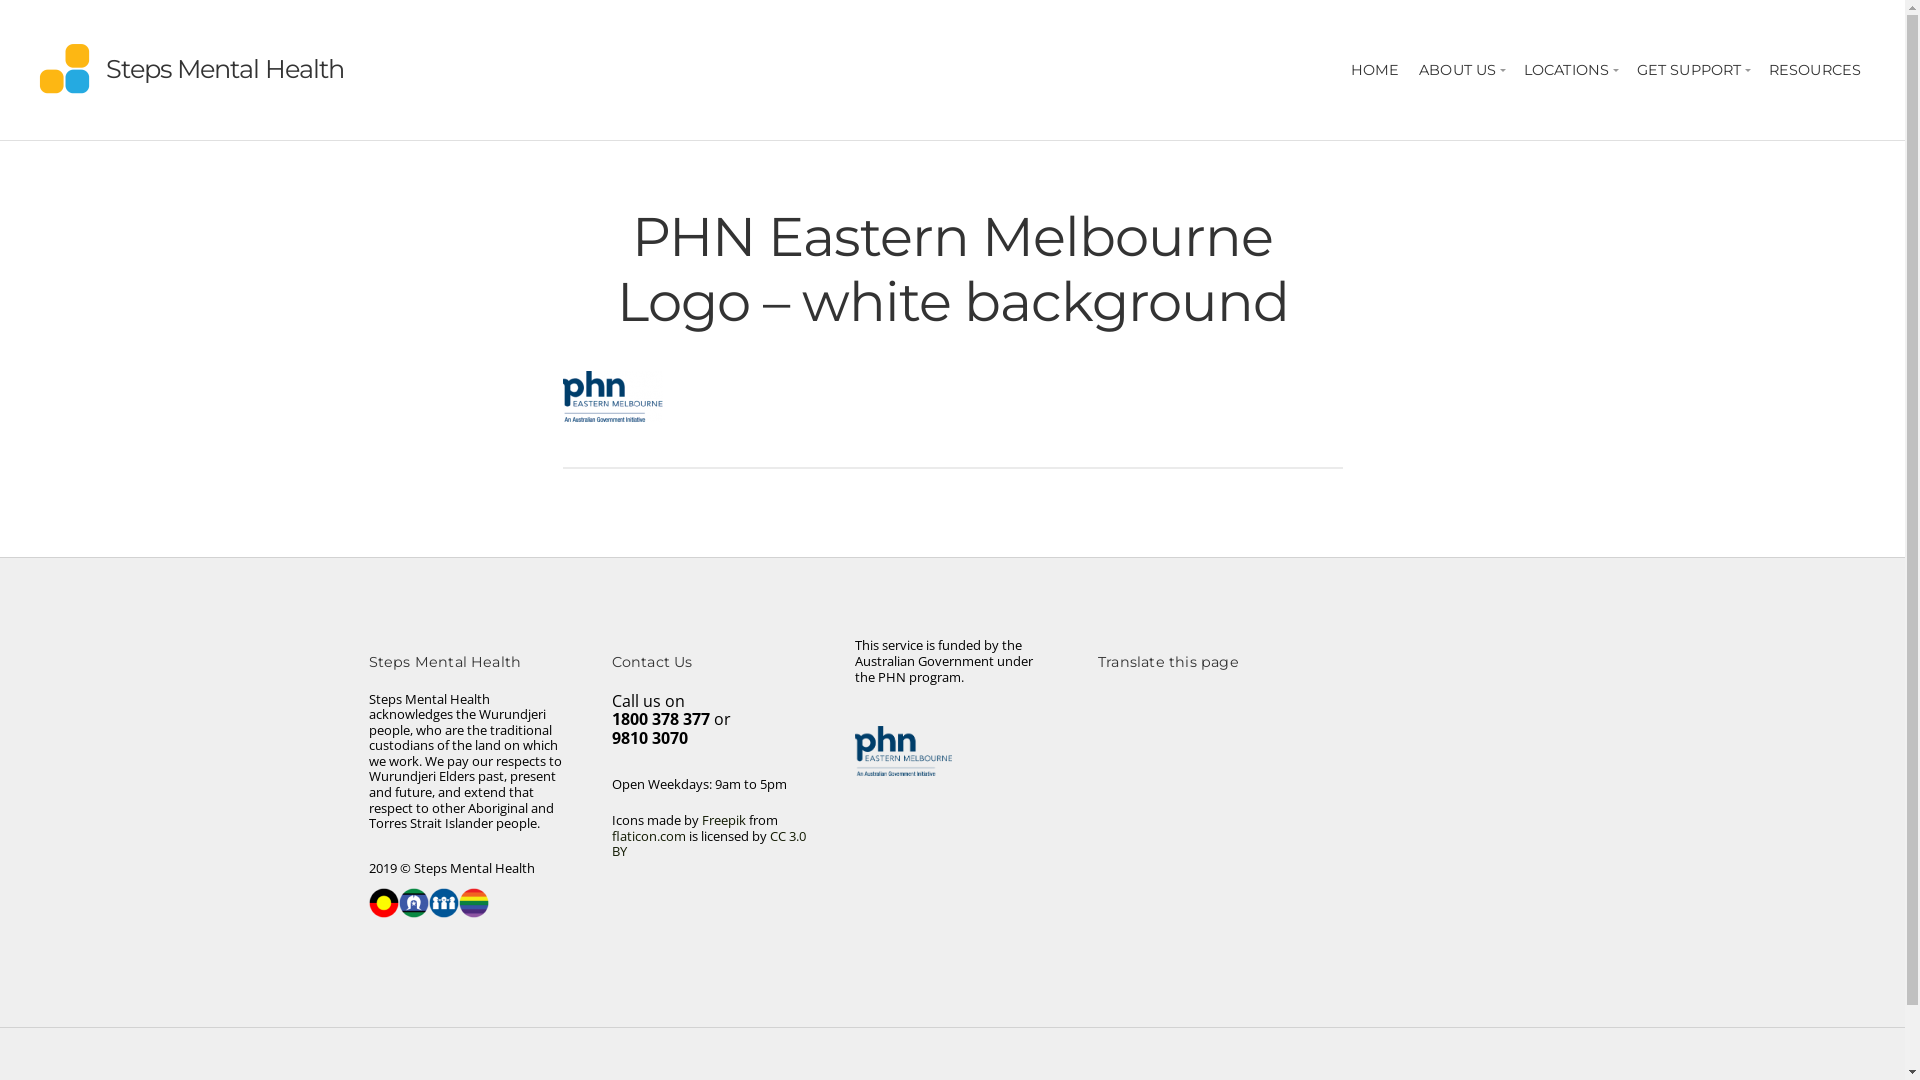  I want to click on 'HOME', so click(1373, 68).